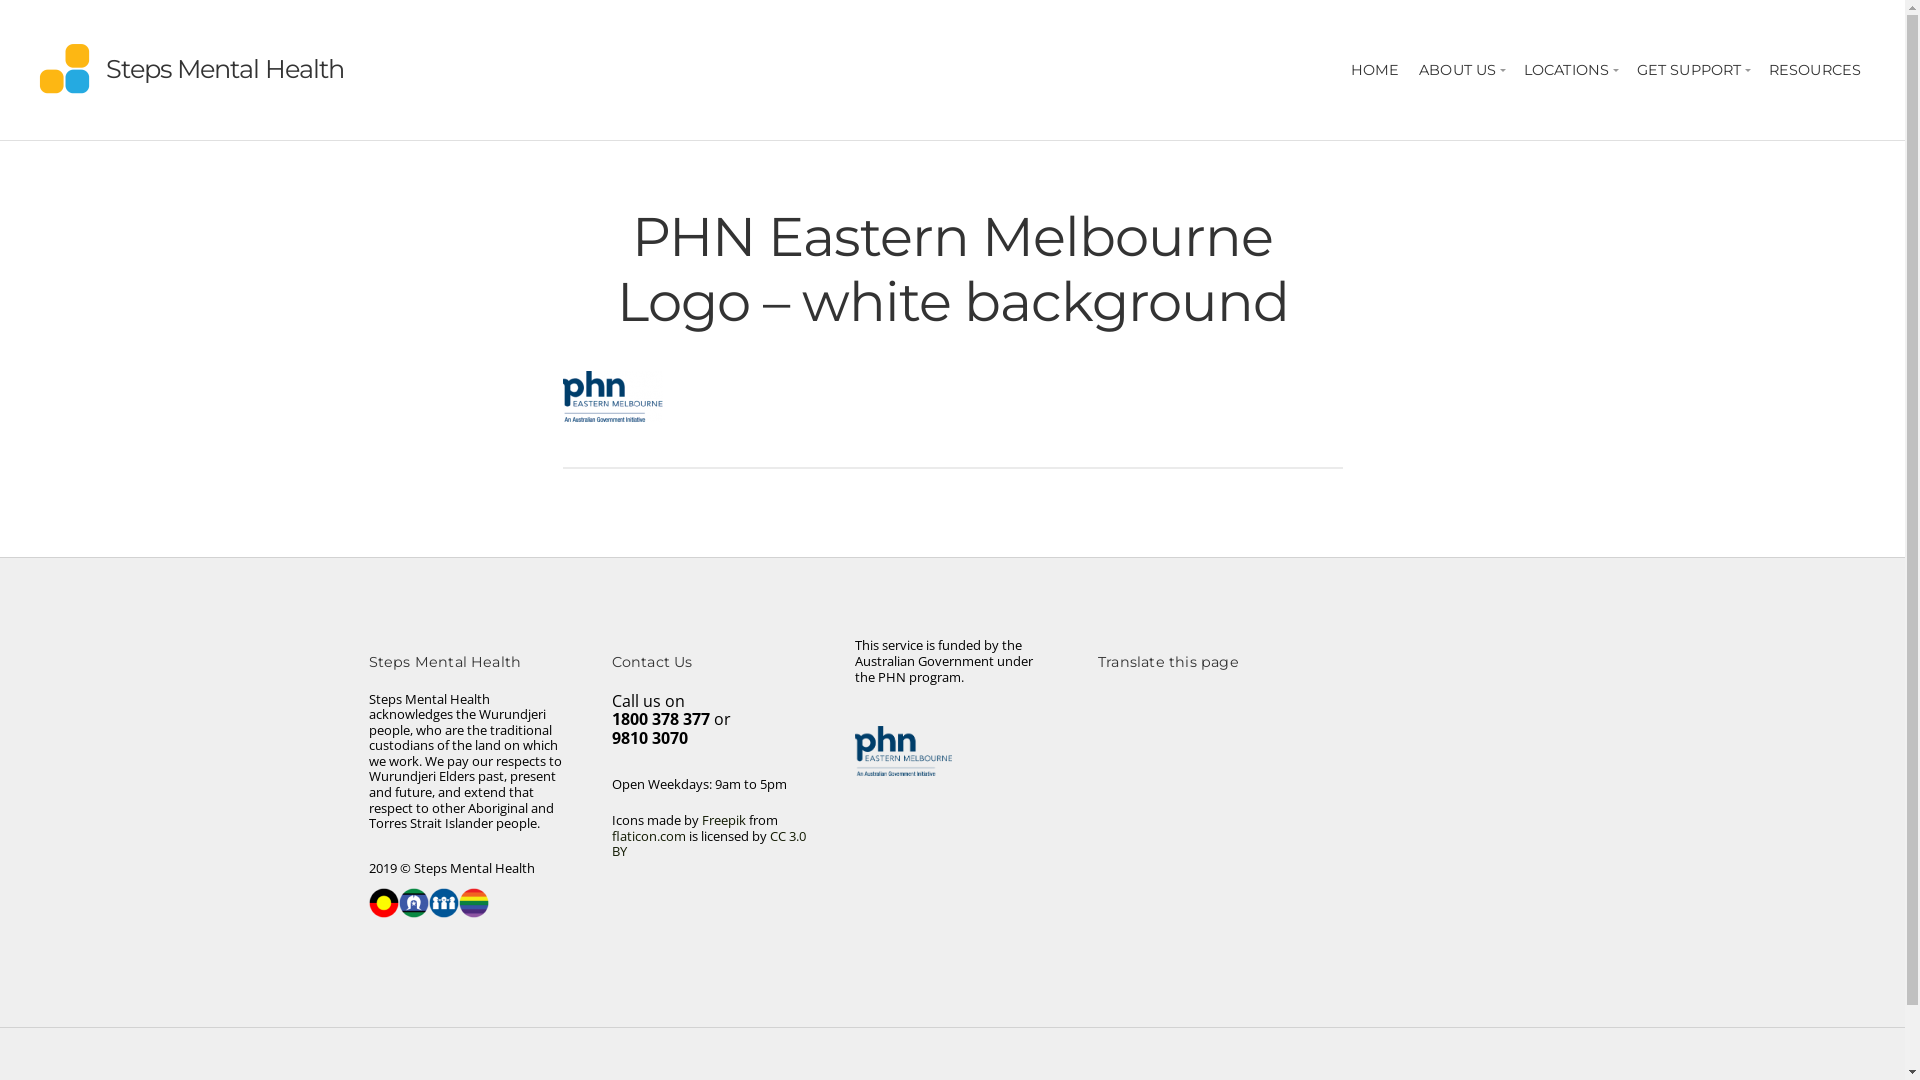  I want to click on 'HOME', so click(1373, 68).